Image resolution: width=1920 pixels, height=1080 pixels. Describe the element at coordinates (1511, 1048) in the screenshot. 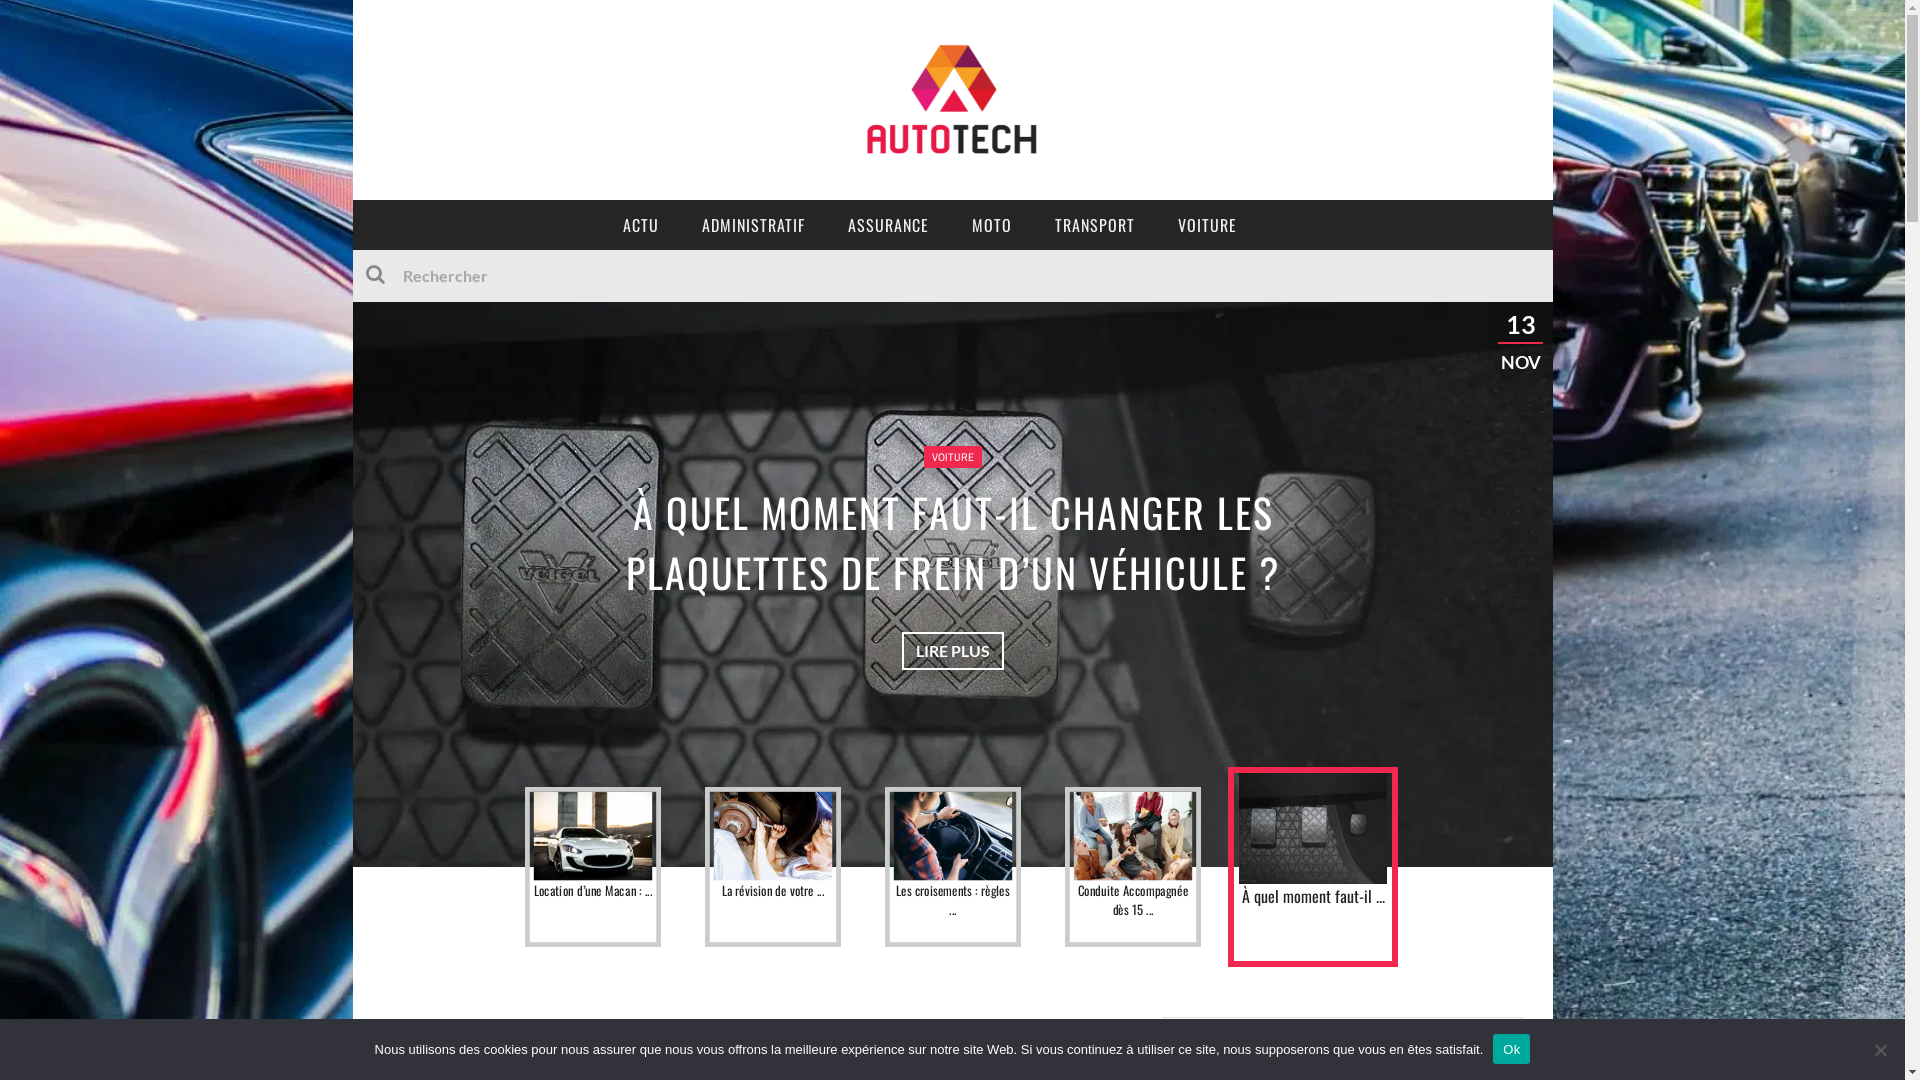

I see `'Ok'` at that location.